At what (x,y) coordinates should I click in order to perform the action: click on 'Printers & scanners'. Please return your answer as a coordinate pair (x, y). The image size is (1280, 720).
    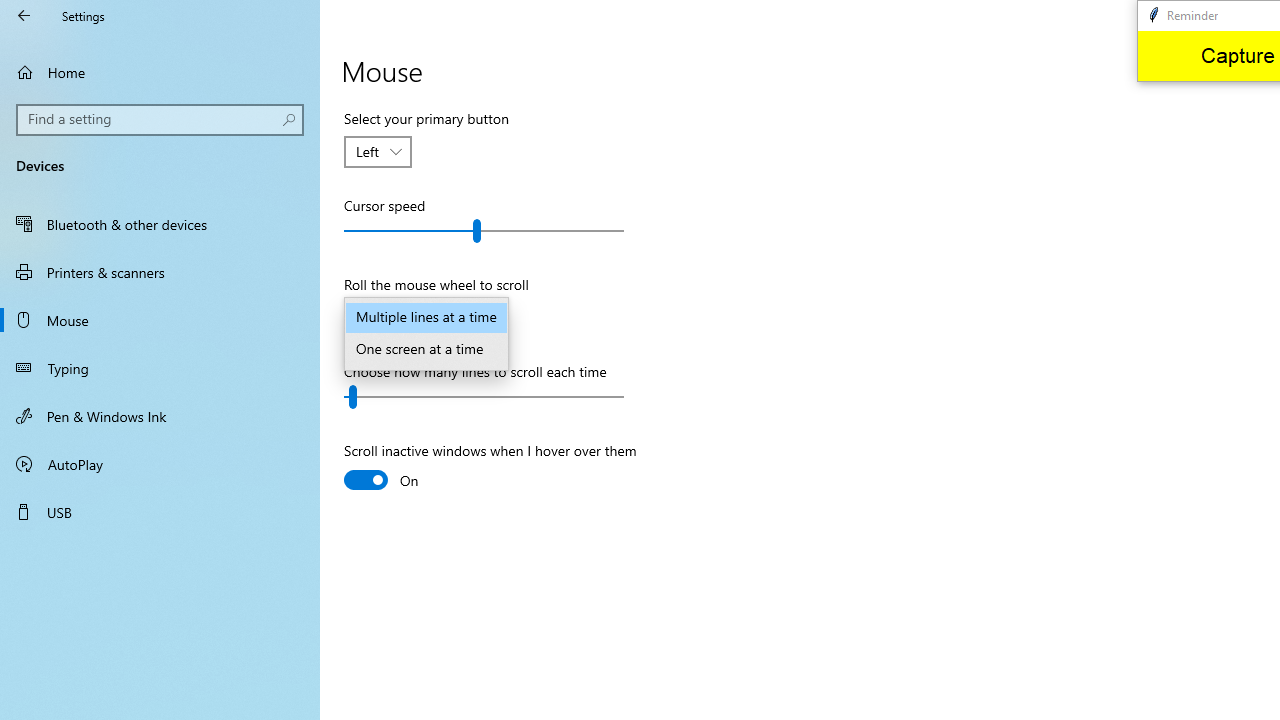
    Looking at the image, I should click on (160, 271).